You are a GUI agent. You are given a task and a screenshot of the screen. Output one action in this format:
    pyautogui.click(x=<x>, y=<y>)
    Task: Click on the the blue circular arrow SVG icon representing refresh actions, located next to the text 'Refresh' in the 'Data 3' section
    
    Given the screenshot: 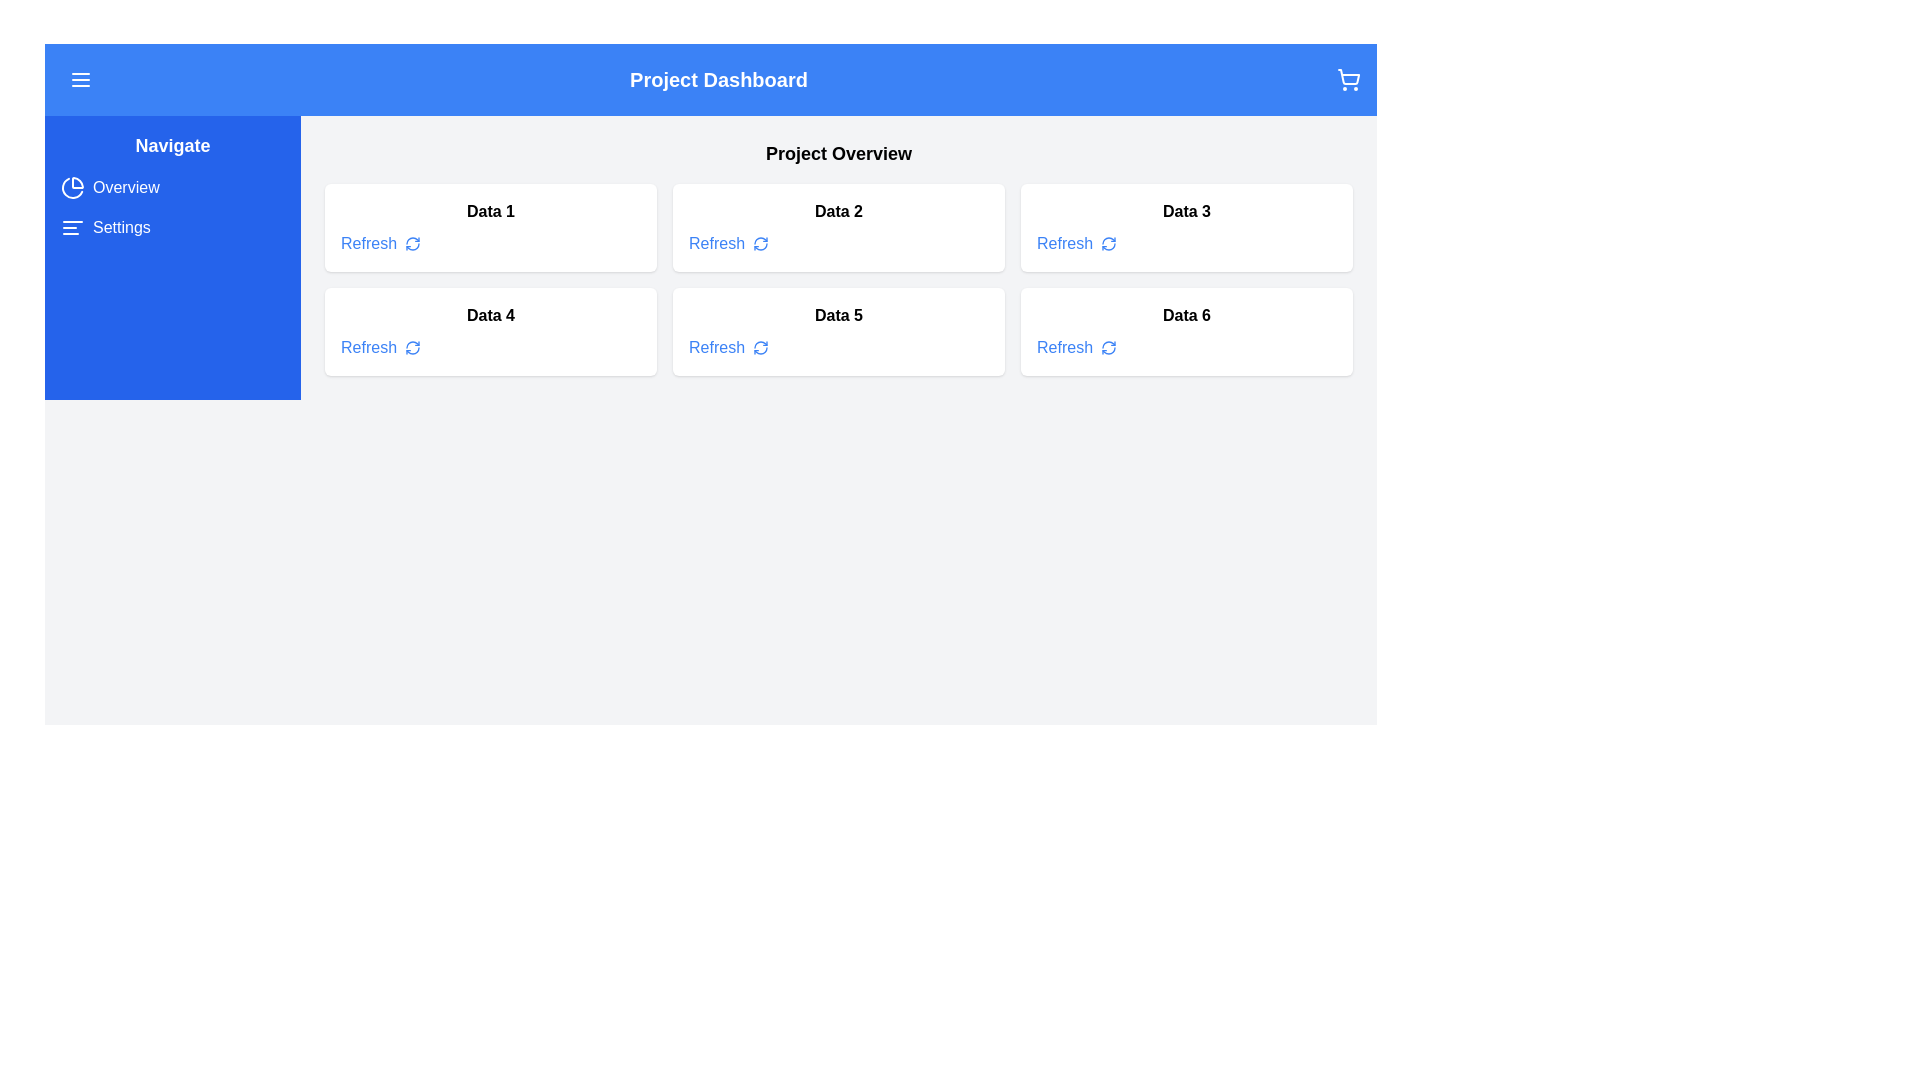 What is the action you would take?
    pyautogui.click(x=1107, y=242)
    